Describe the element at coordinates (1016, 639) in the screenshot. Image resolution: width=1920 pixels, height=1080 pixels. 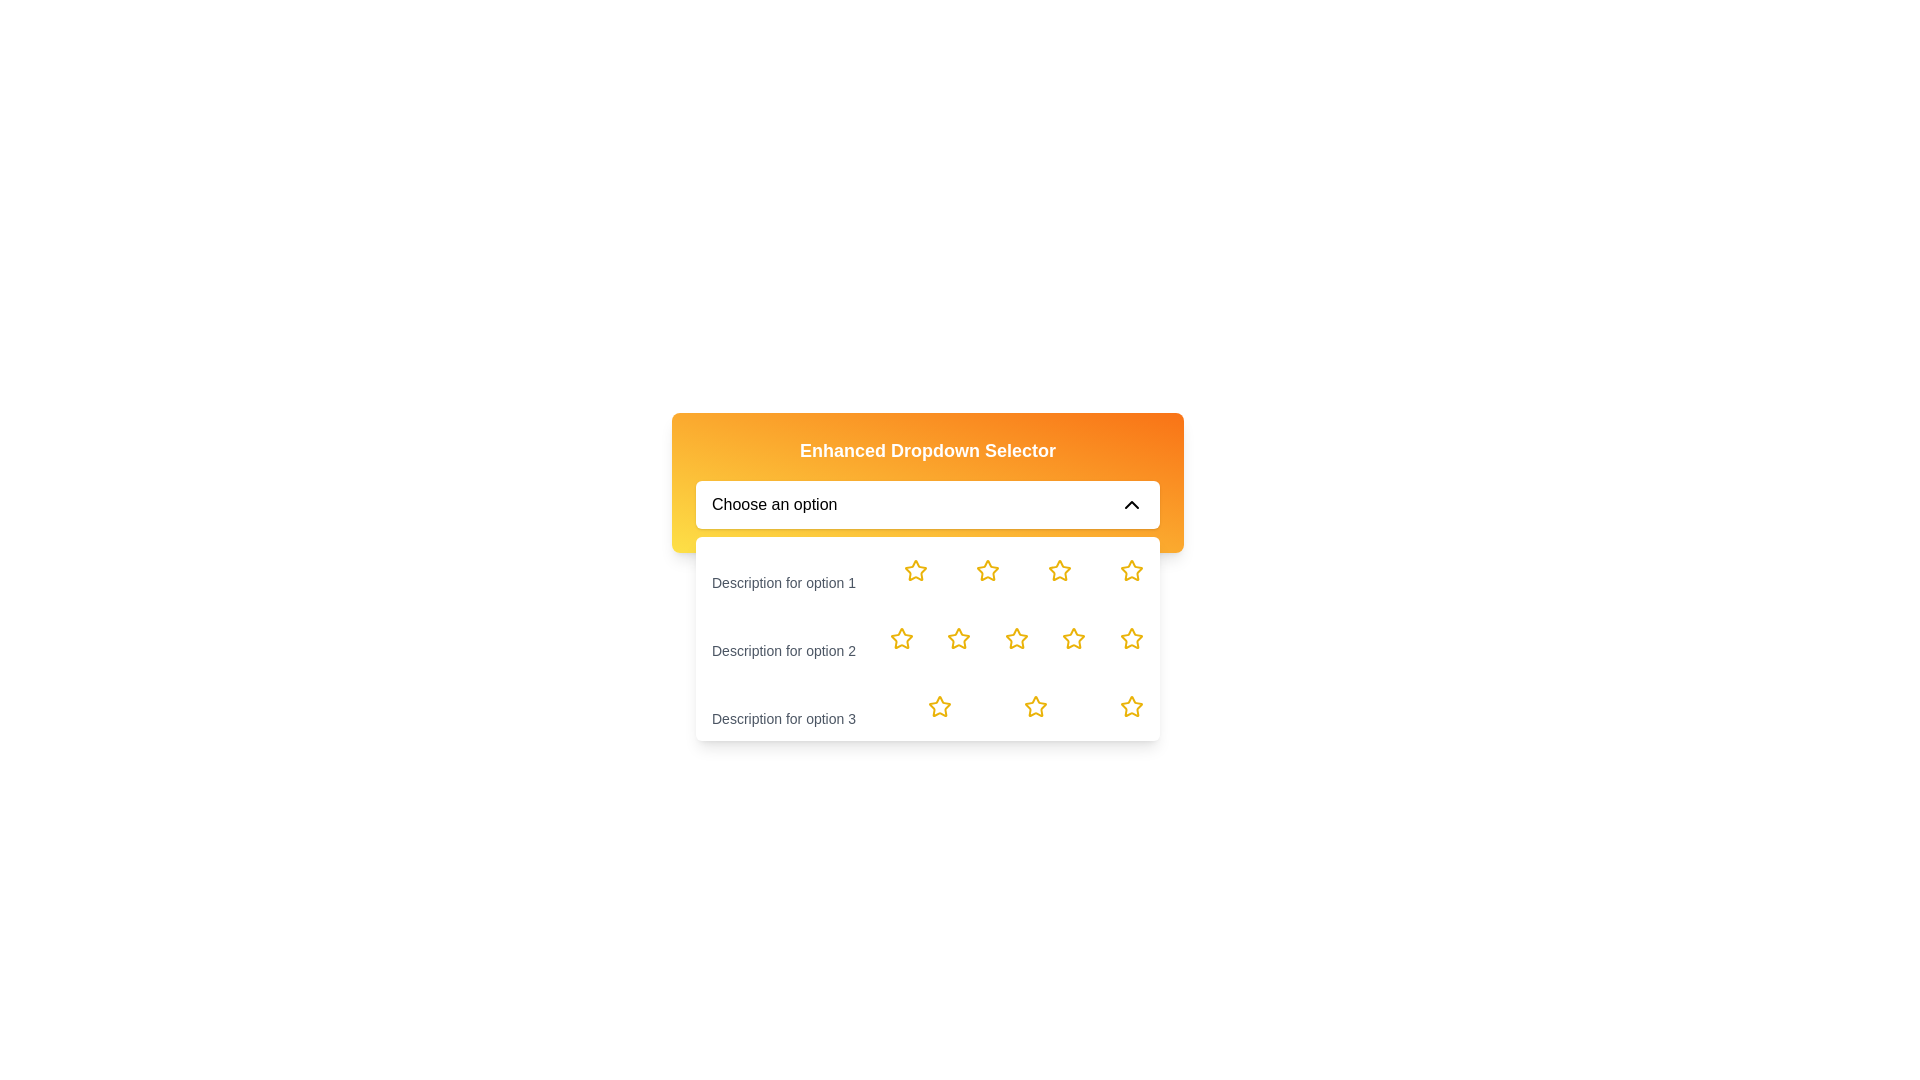
I see `from the fourth star in the second row of the rating stars` at that location.